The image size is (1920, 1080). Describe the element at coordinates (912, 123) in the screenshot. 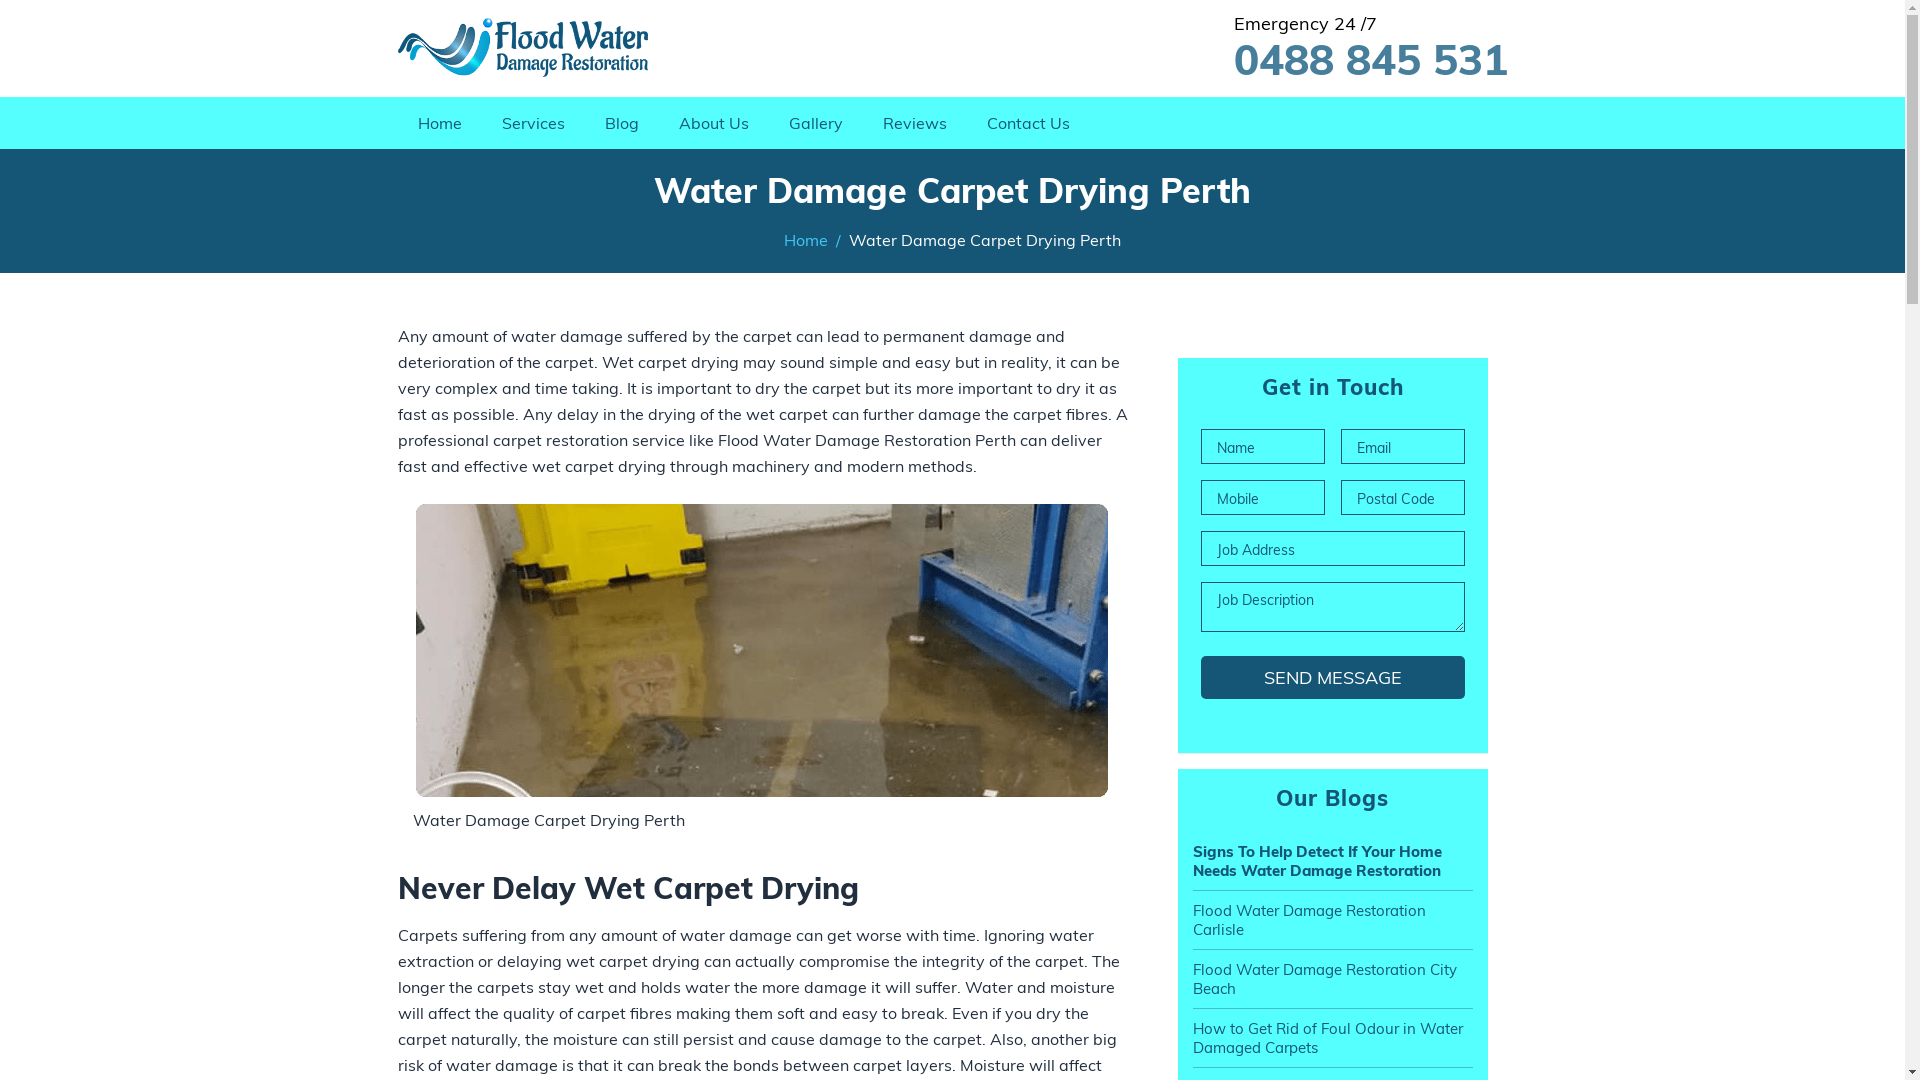

I see `'Reviews'` at that location.